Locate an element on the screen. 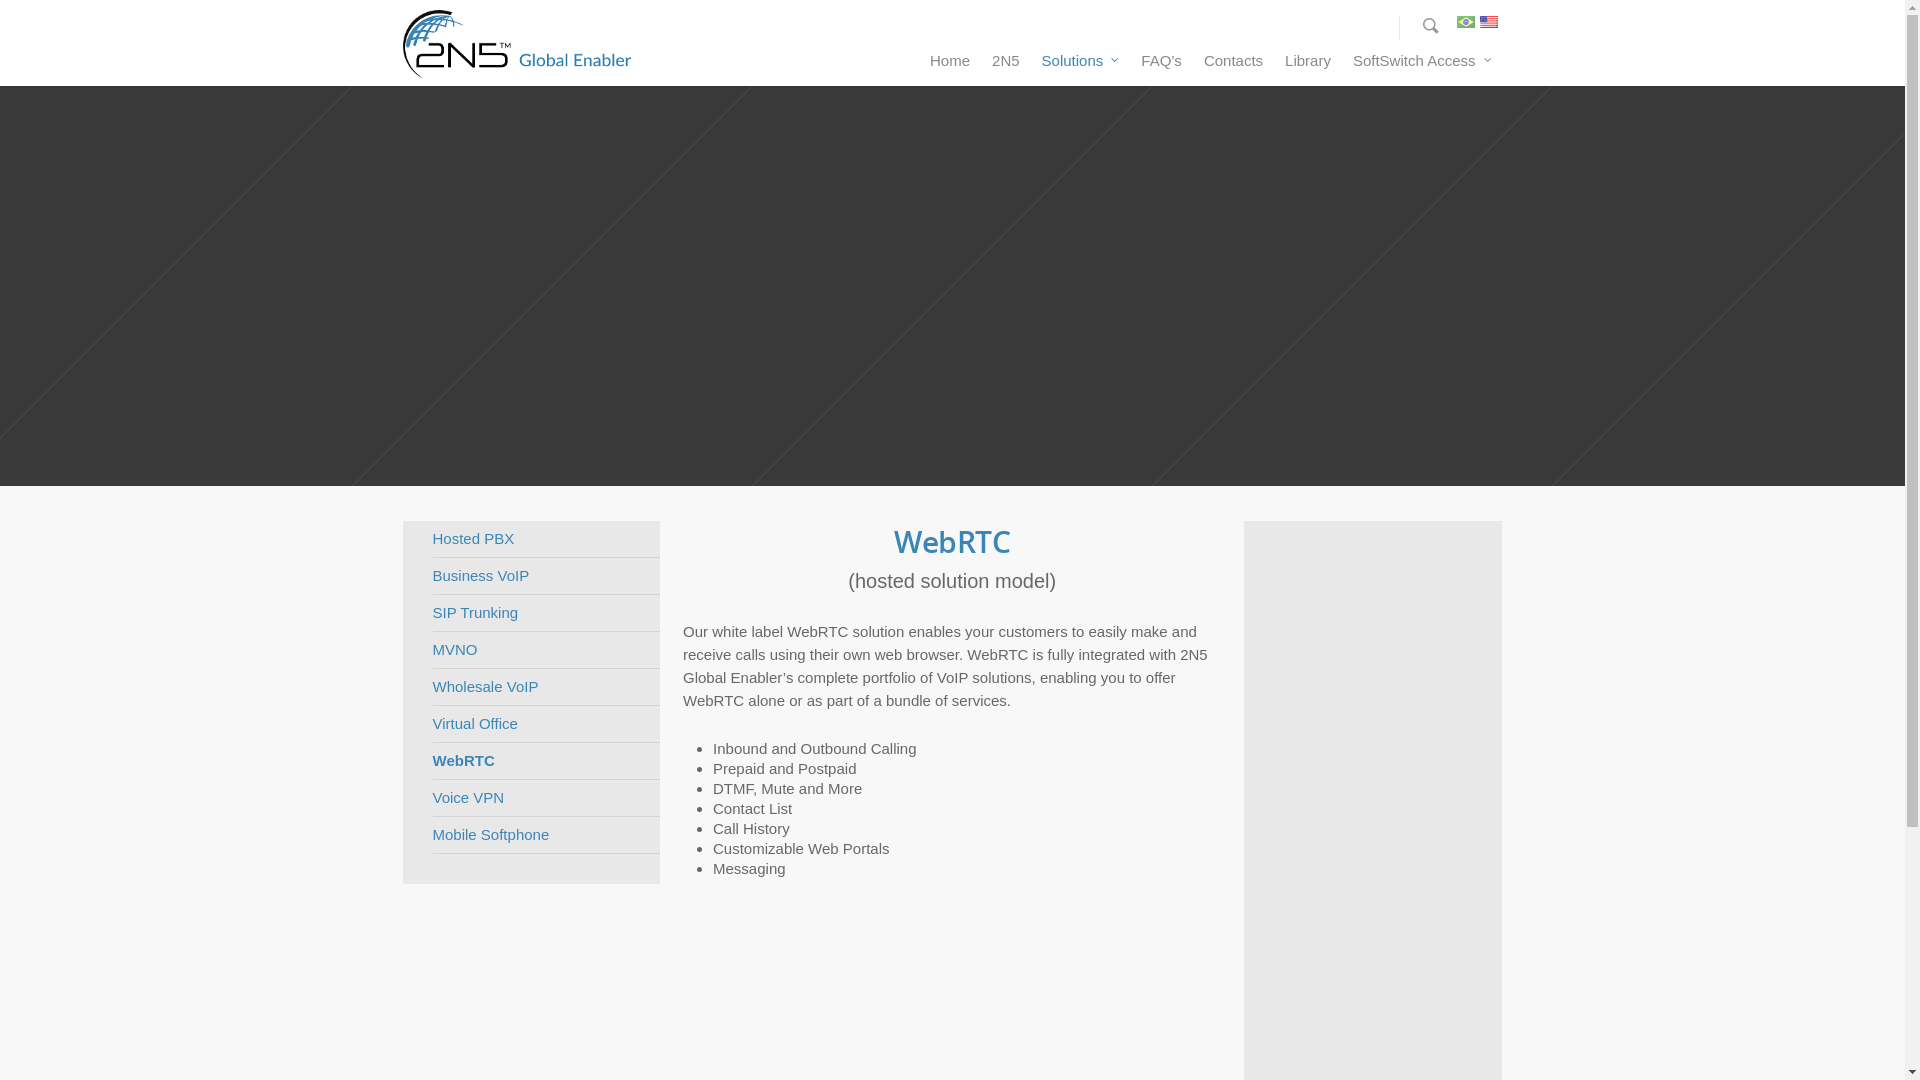 The width and height of the screenshot is (1920, 1080). 'Home' is located at coordinates (949, 64).